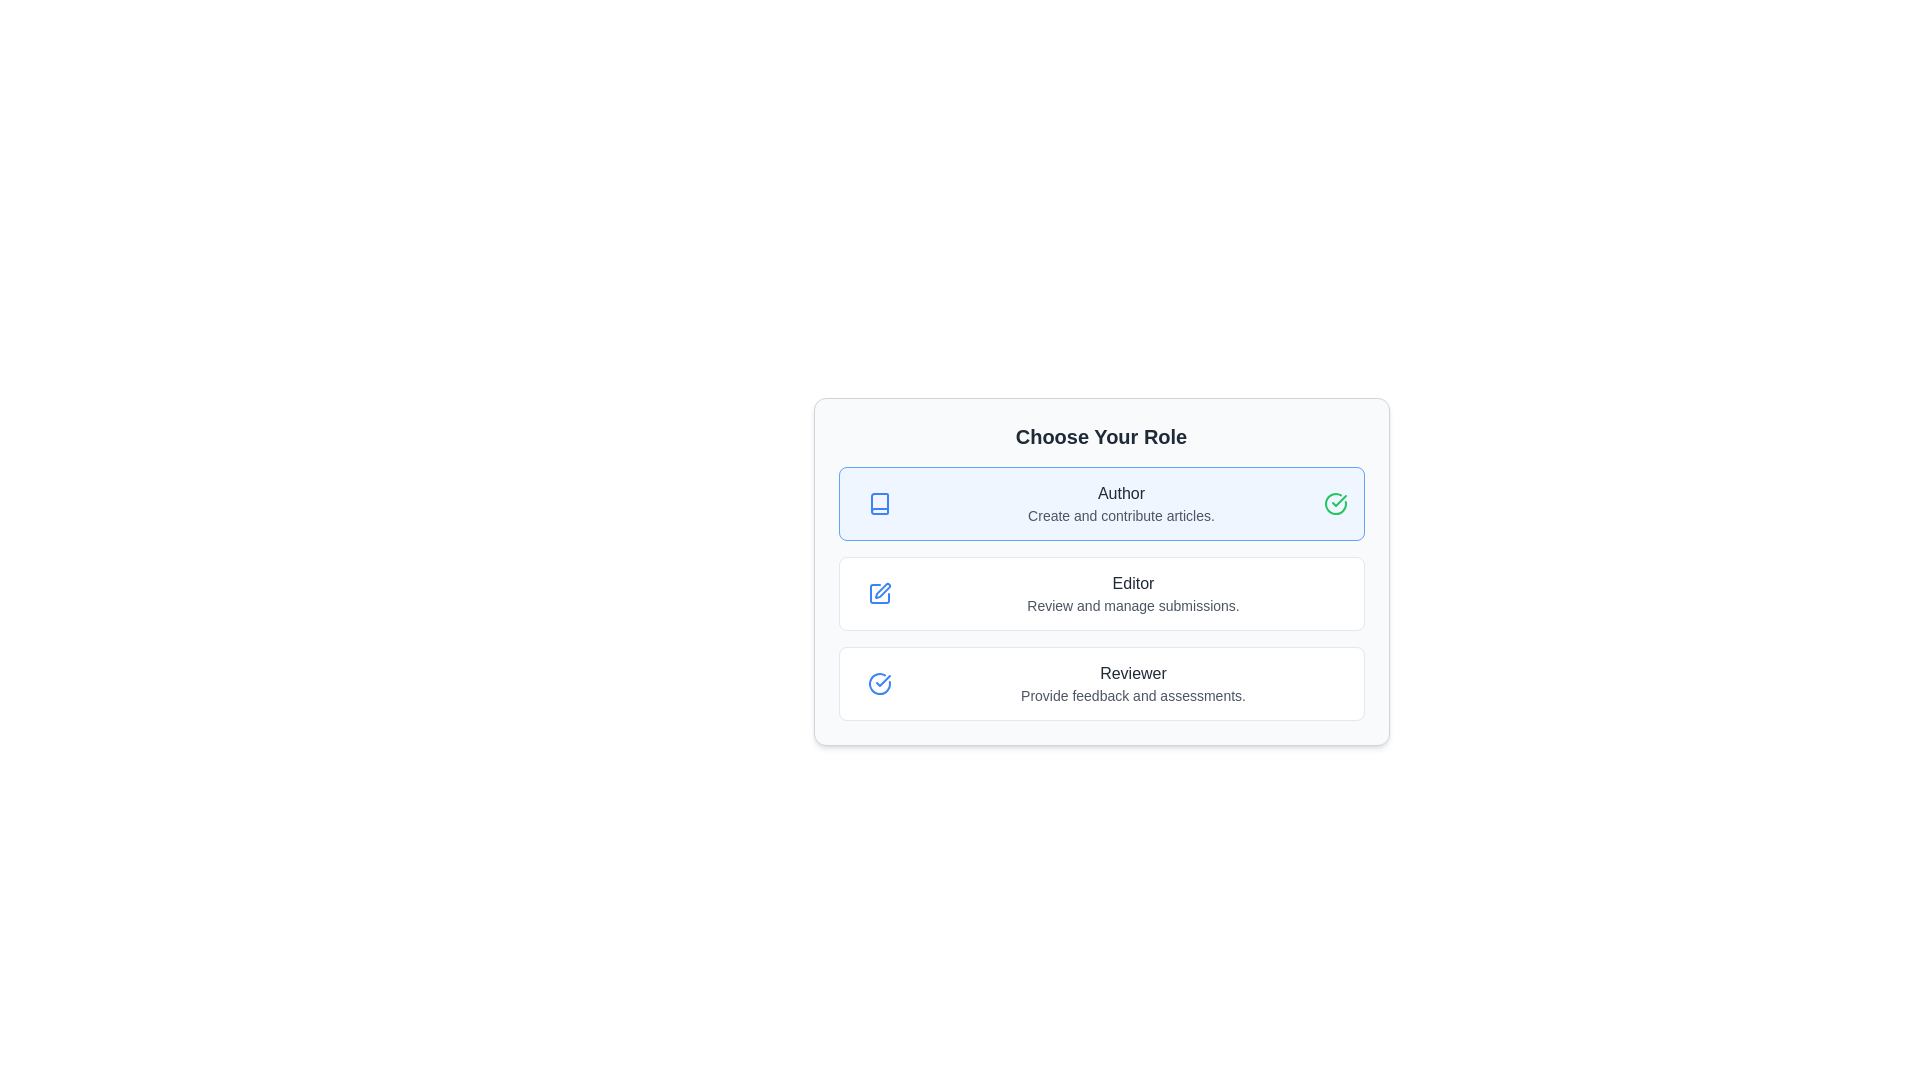 This screenshot has width=1920, height=1080. Describe the element at coordinates (1100, 503) in the screenshot. I see `the 'Author' Selection card in the role selection list to trigger hover effects` at that location.